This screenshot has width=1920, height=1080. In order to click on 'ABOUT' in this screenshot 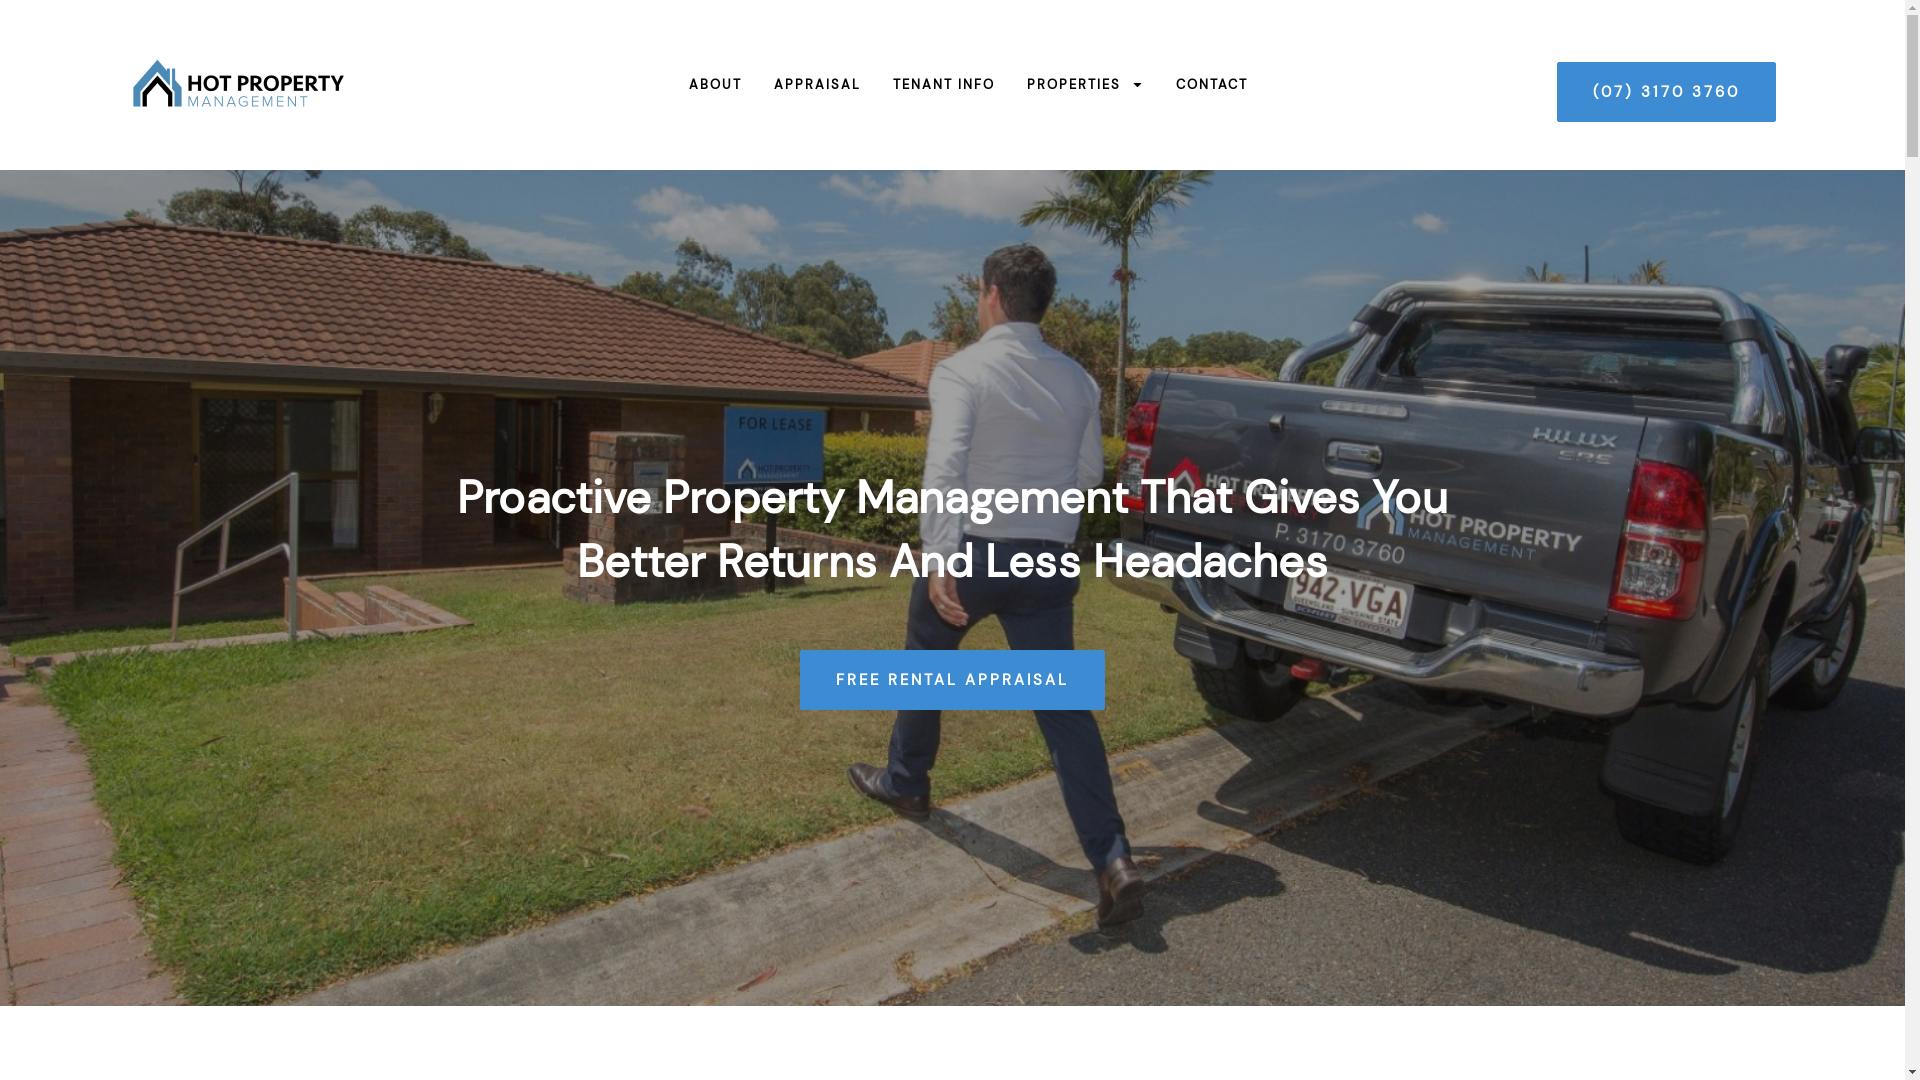, I will do `click(699, 83)`.